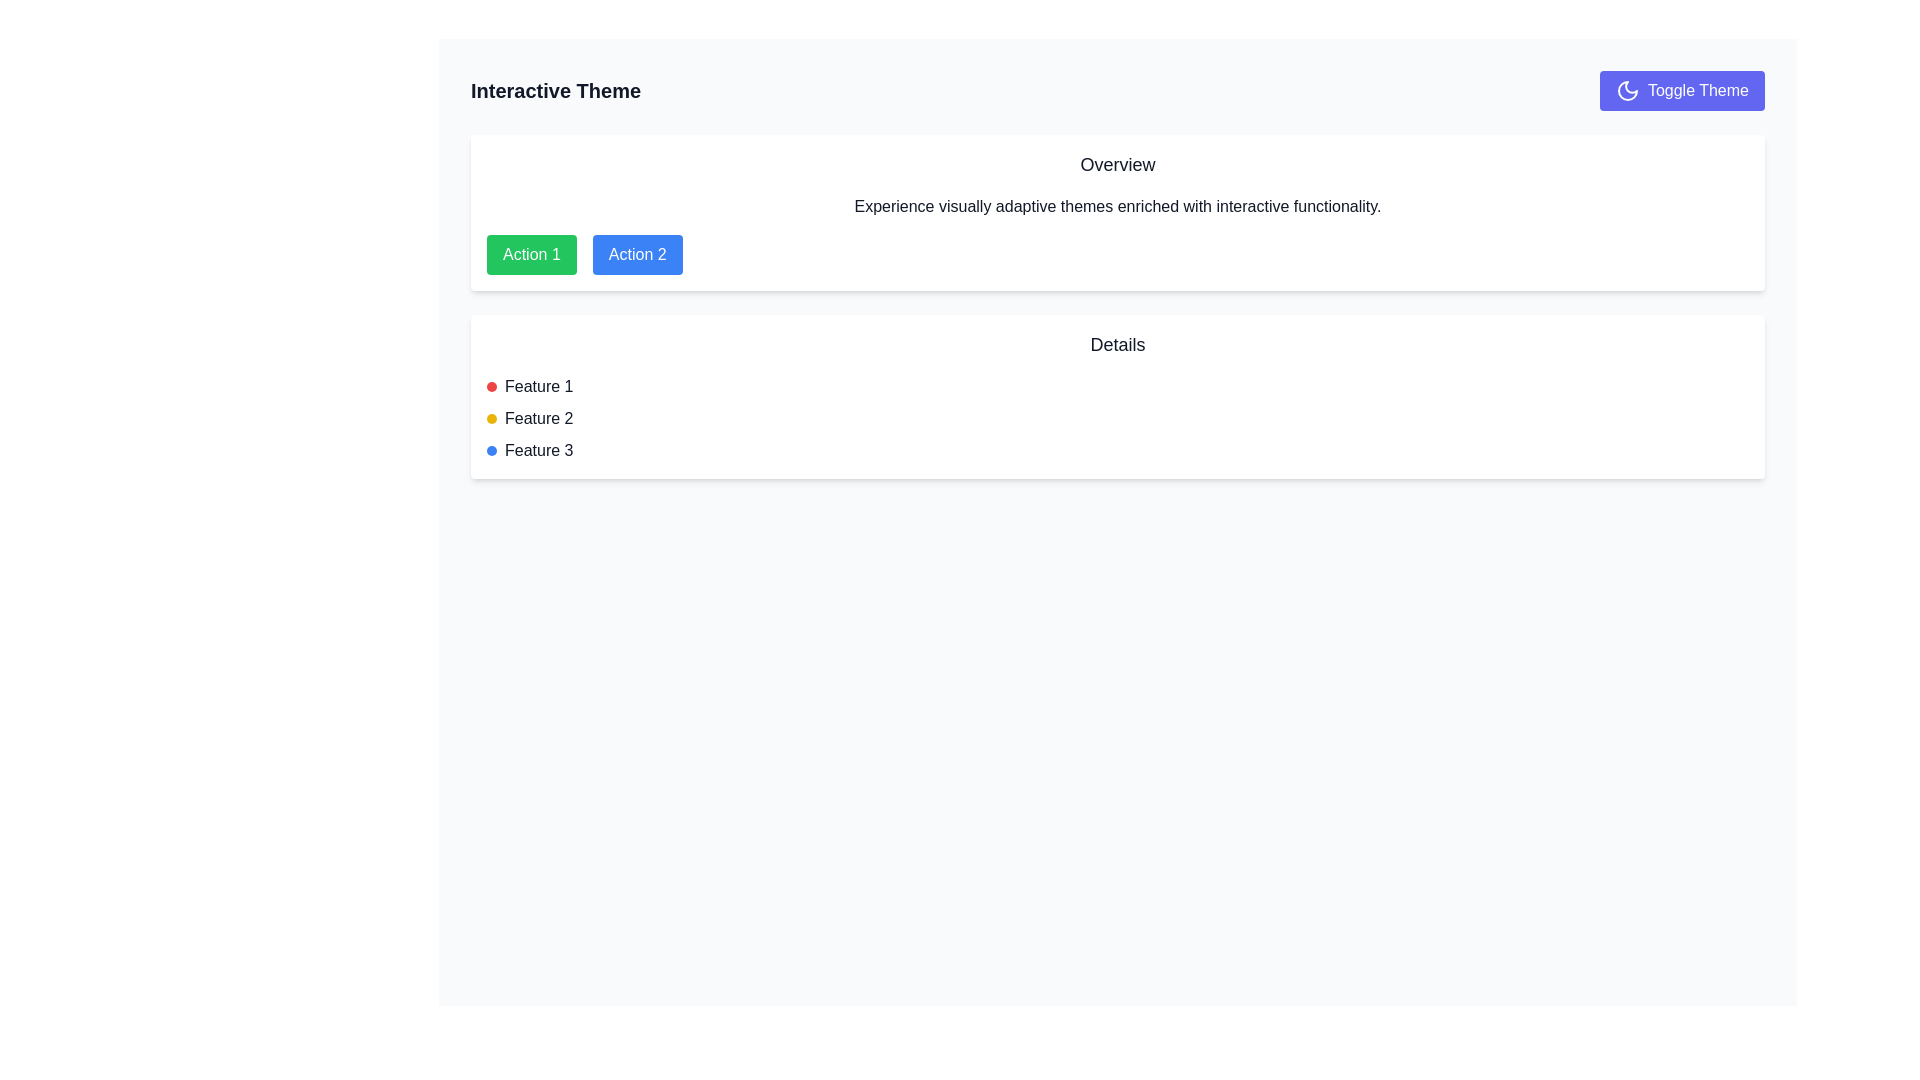 The image size is (1920, 1080). I want to click on the button labeled 'Action 1' which has a green background and white bold text, located near the top center of the interface, so click(531, 253).